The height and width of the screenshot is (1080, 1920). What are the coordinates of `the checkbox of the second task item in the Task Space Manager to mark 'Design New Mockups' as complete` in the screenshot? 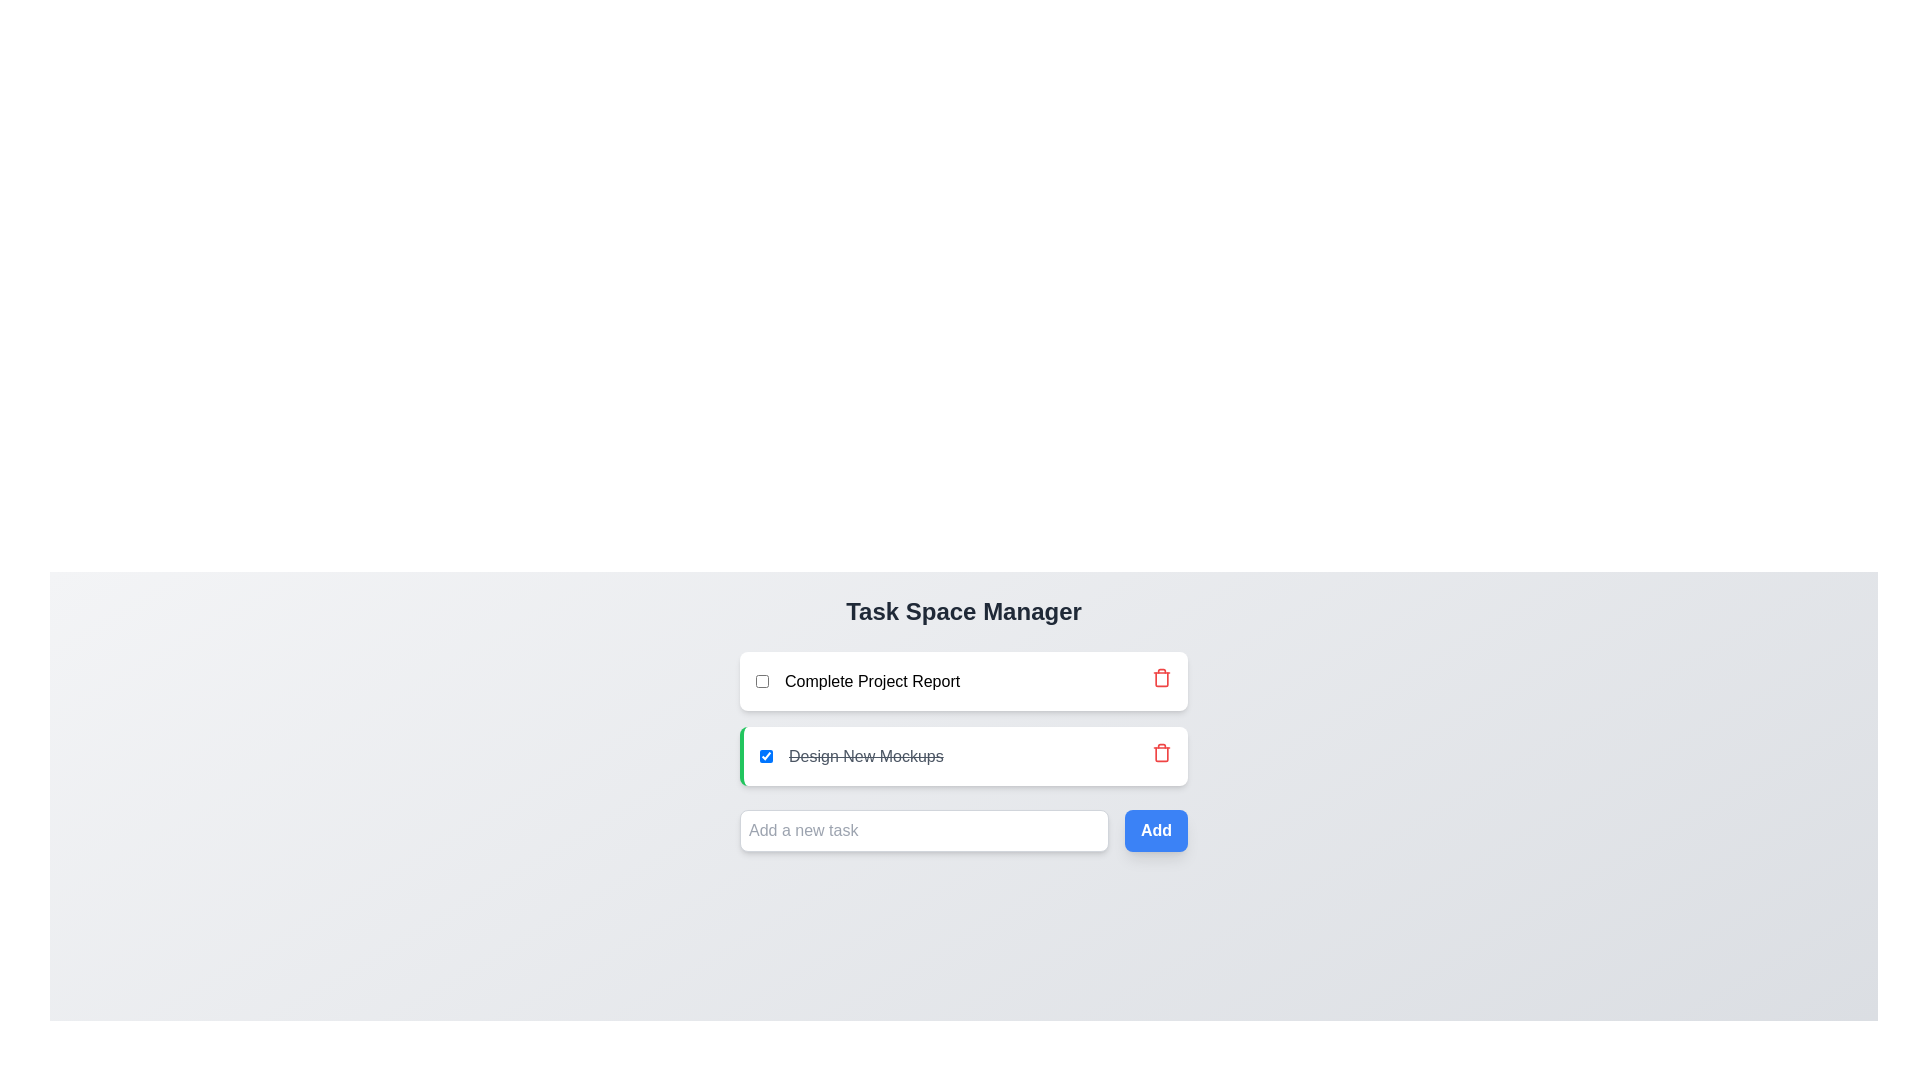 It's located at (964, 717).